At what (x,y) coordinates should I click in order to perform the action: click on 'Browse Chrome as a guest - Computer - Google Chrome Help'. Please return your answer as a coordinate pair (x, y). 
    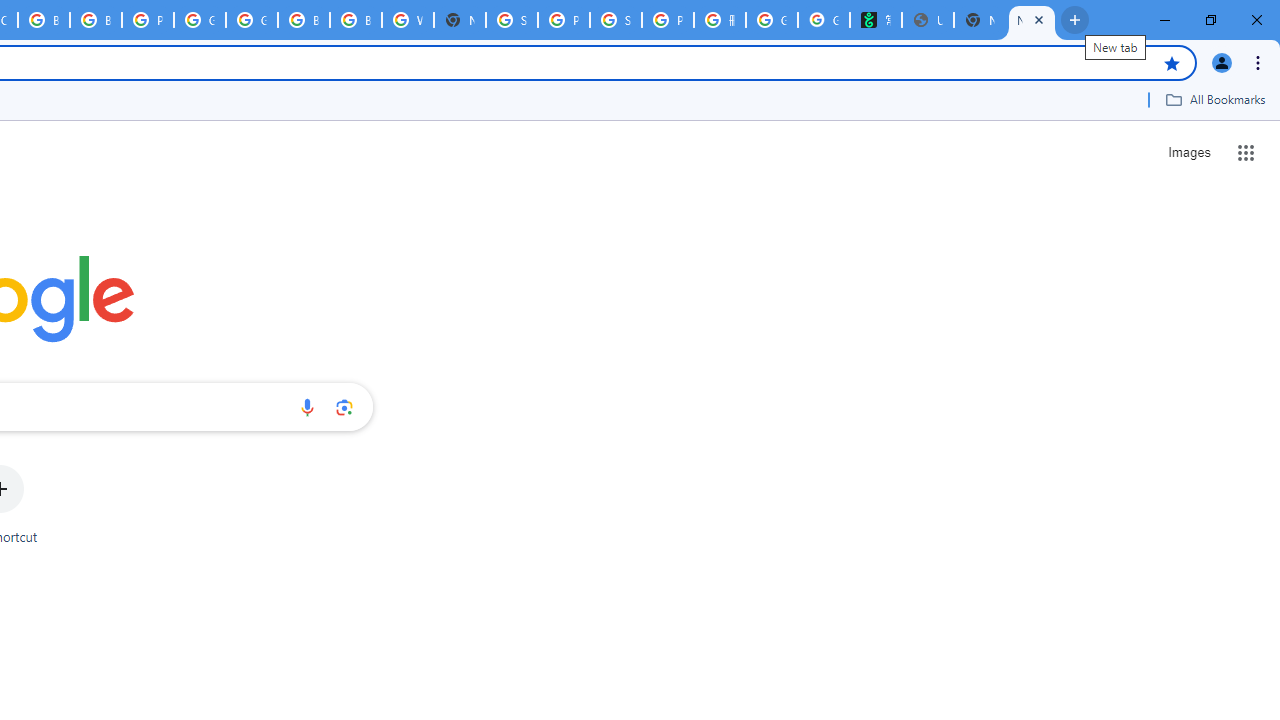
    Looking at the image, I should click on (44, 20).